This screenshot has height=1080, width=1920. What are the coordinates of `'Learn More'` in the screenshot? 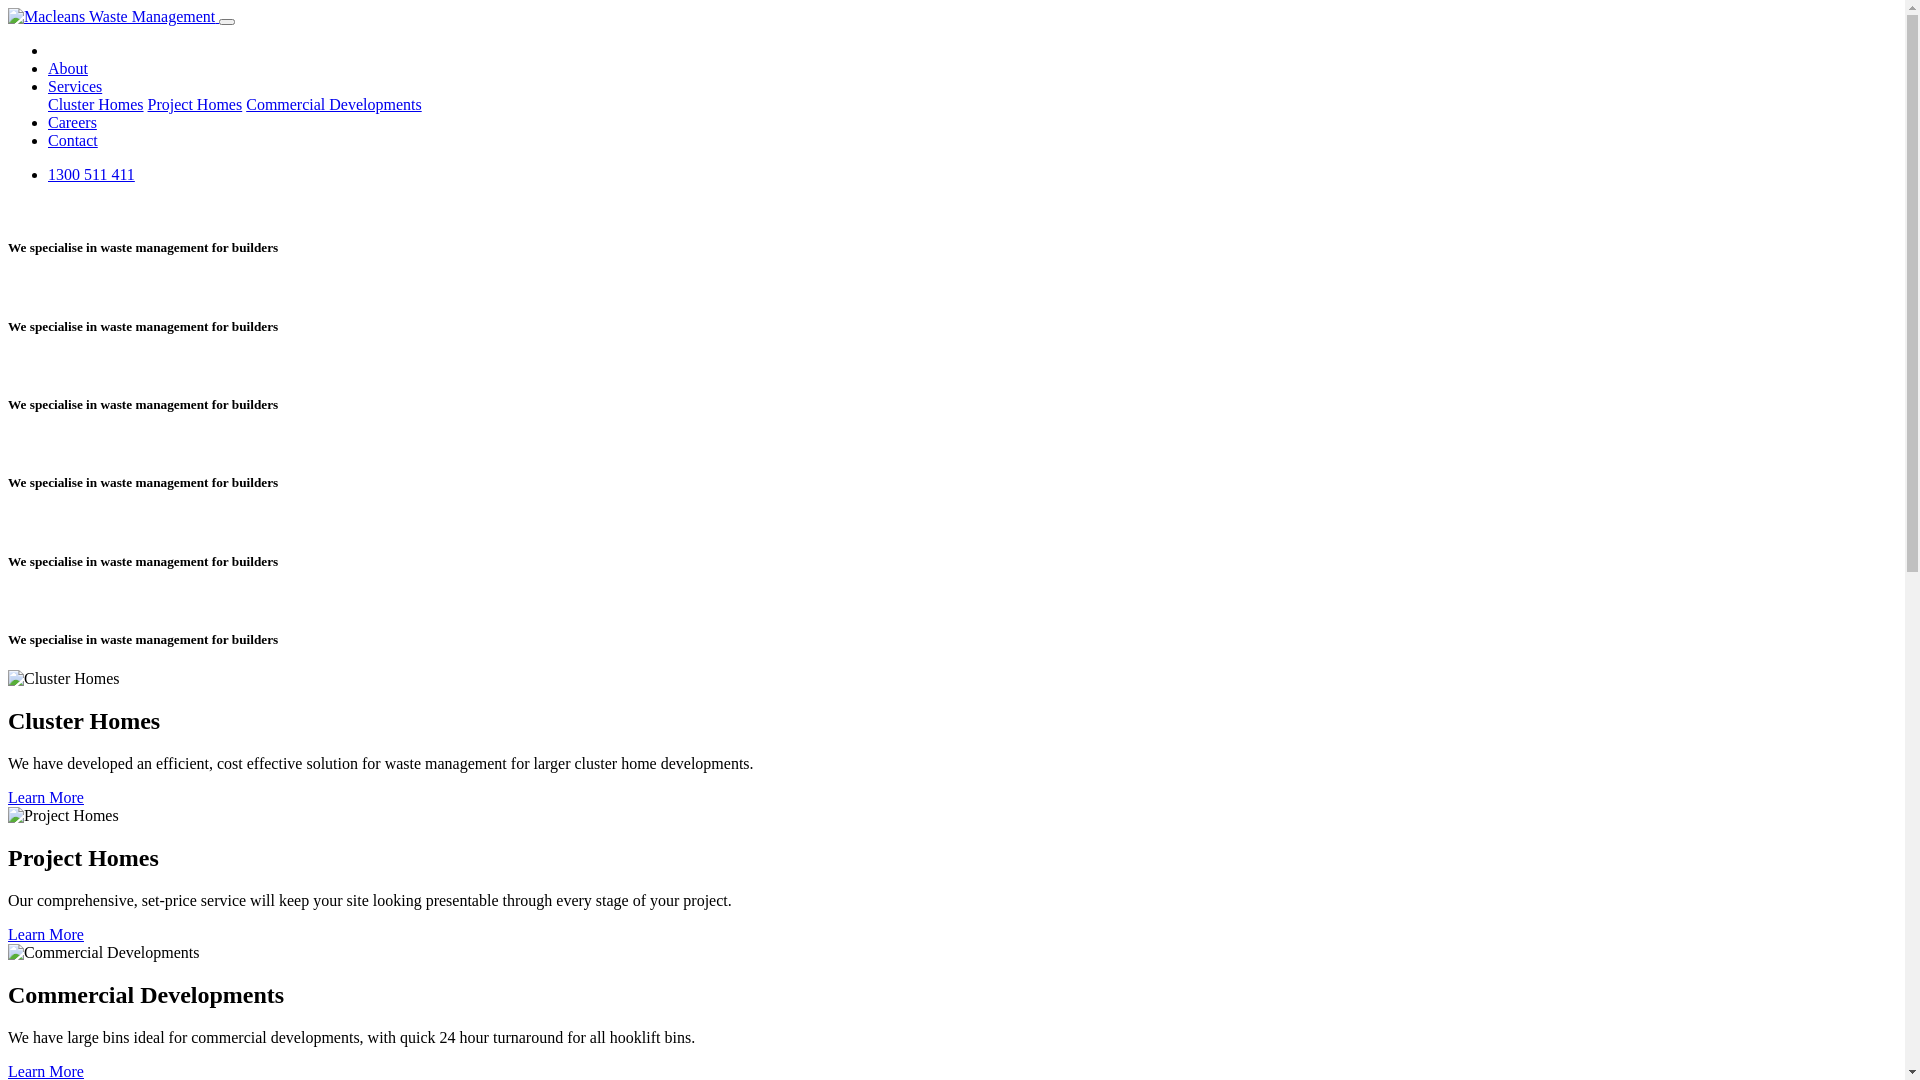 It's located at (46, 934).